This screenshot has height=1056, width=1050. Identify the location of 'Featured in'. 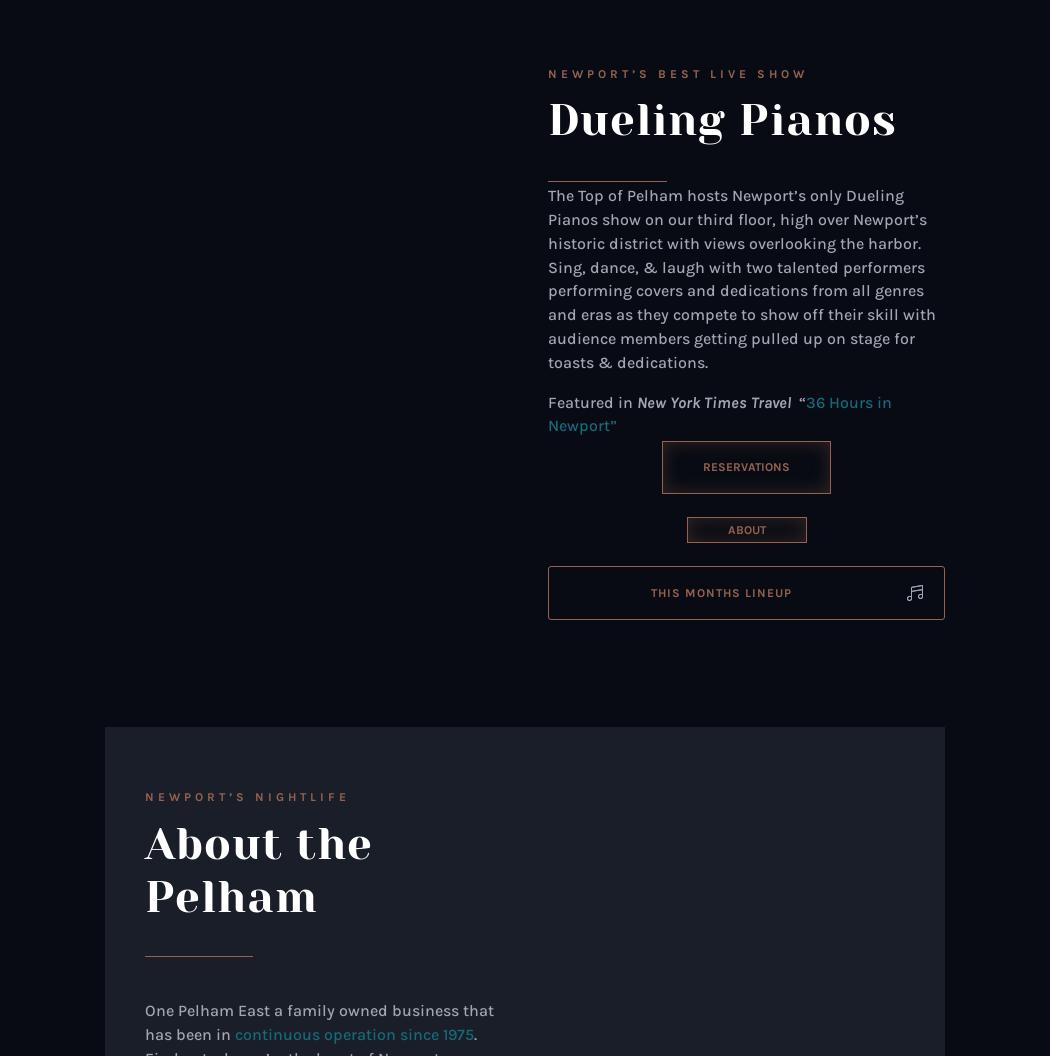
(547, 401).